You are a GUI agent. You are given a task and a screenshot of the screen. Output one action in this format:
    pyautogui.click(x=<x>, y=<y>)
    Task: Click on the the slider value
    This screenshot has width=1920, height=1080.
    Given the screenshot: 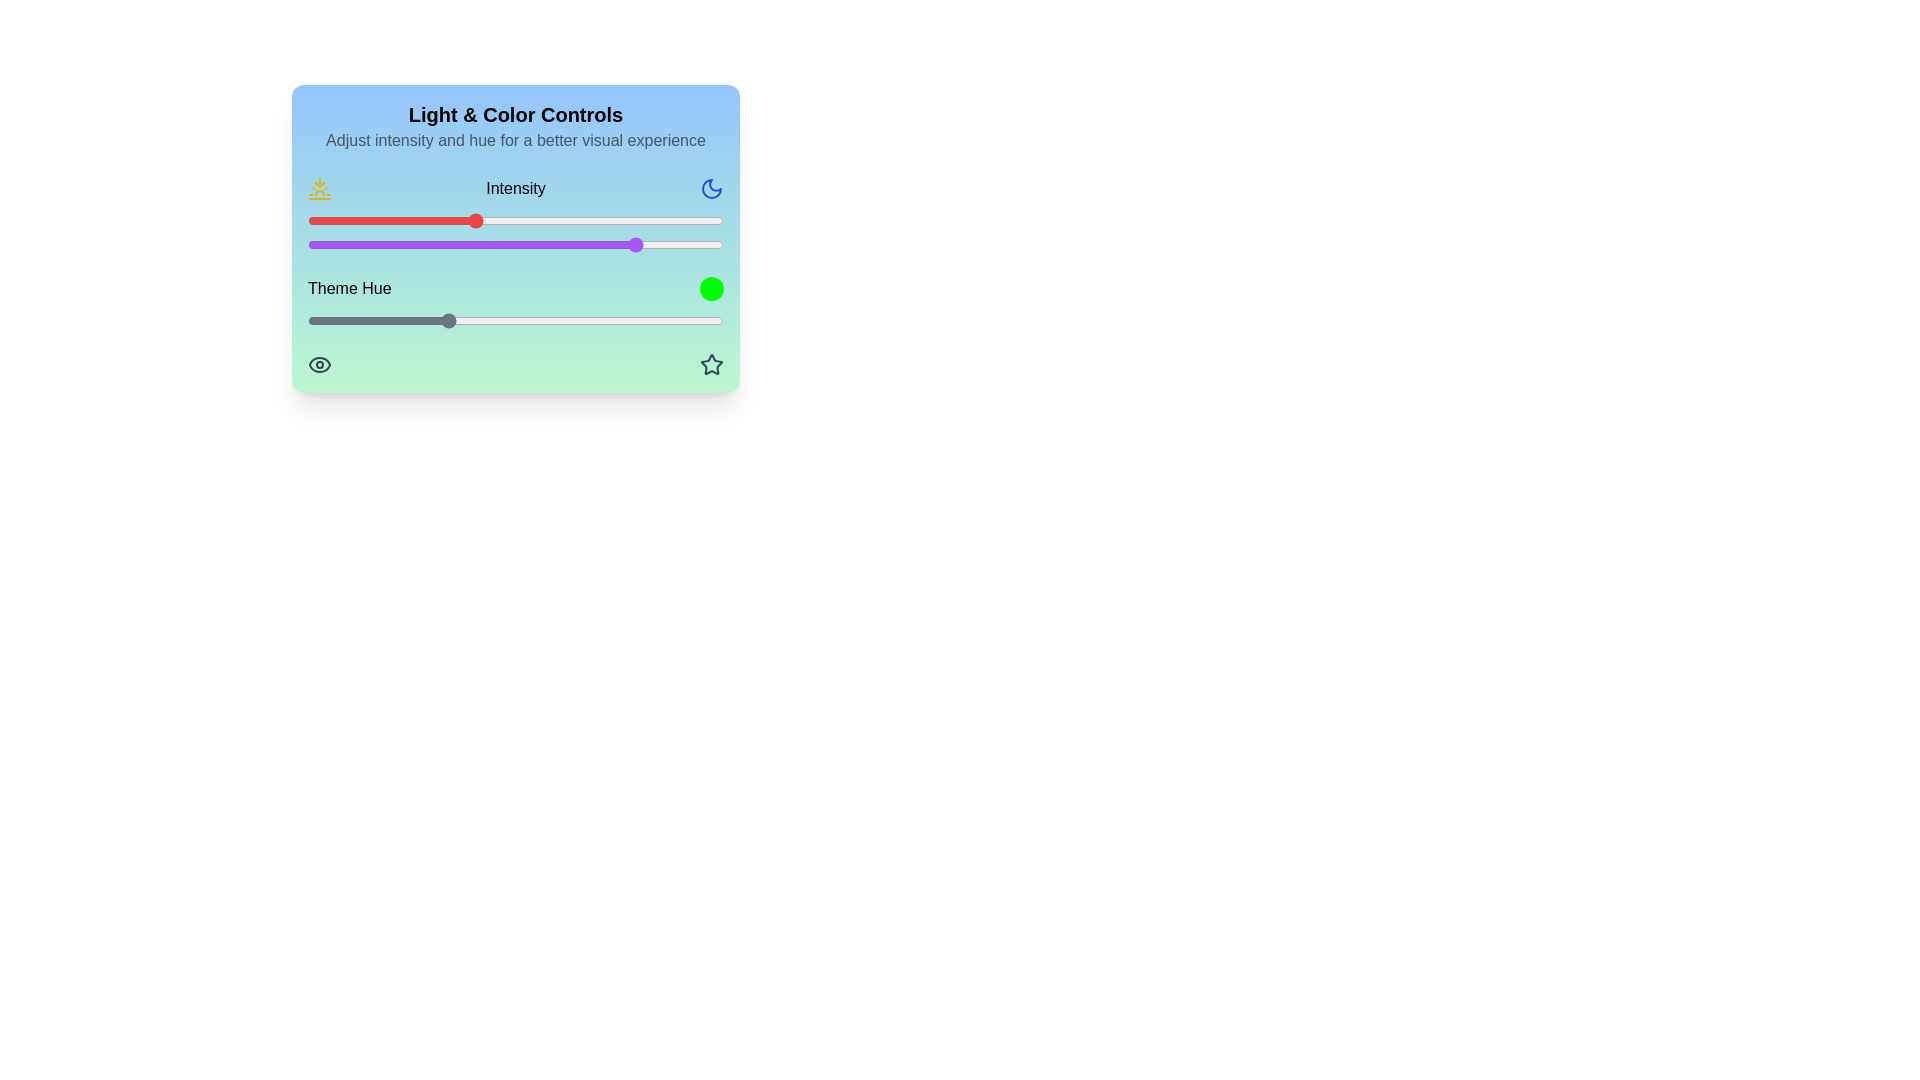 What is the action you would take?
    pyautogui.click(x=699, y=319)
    